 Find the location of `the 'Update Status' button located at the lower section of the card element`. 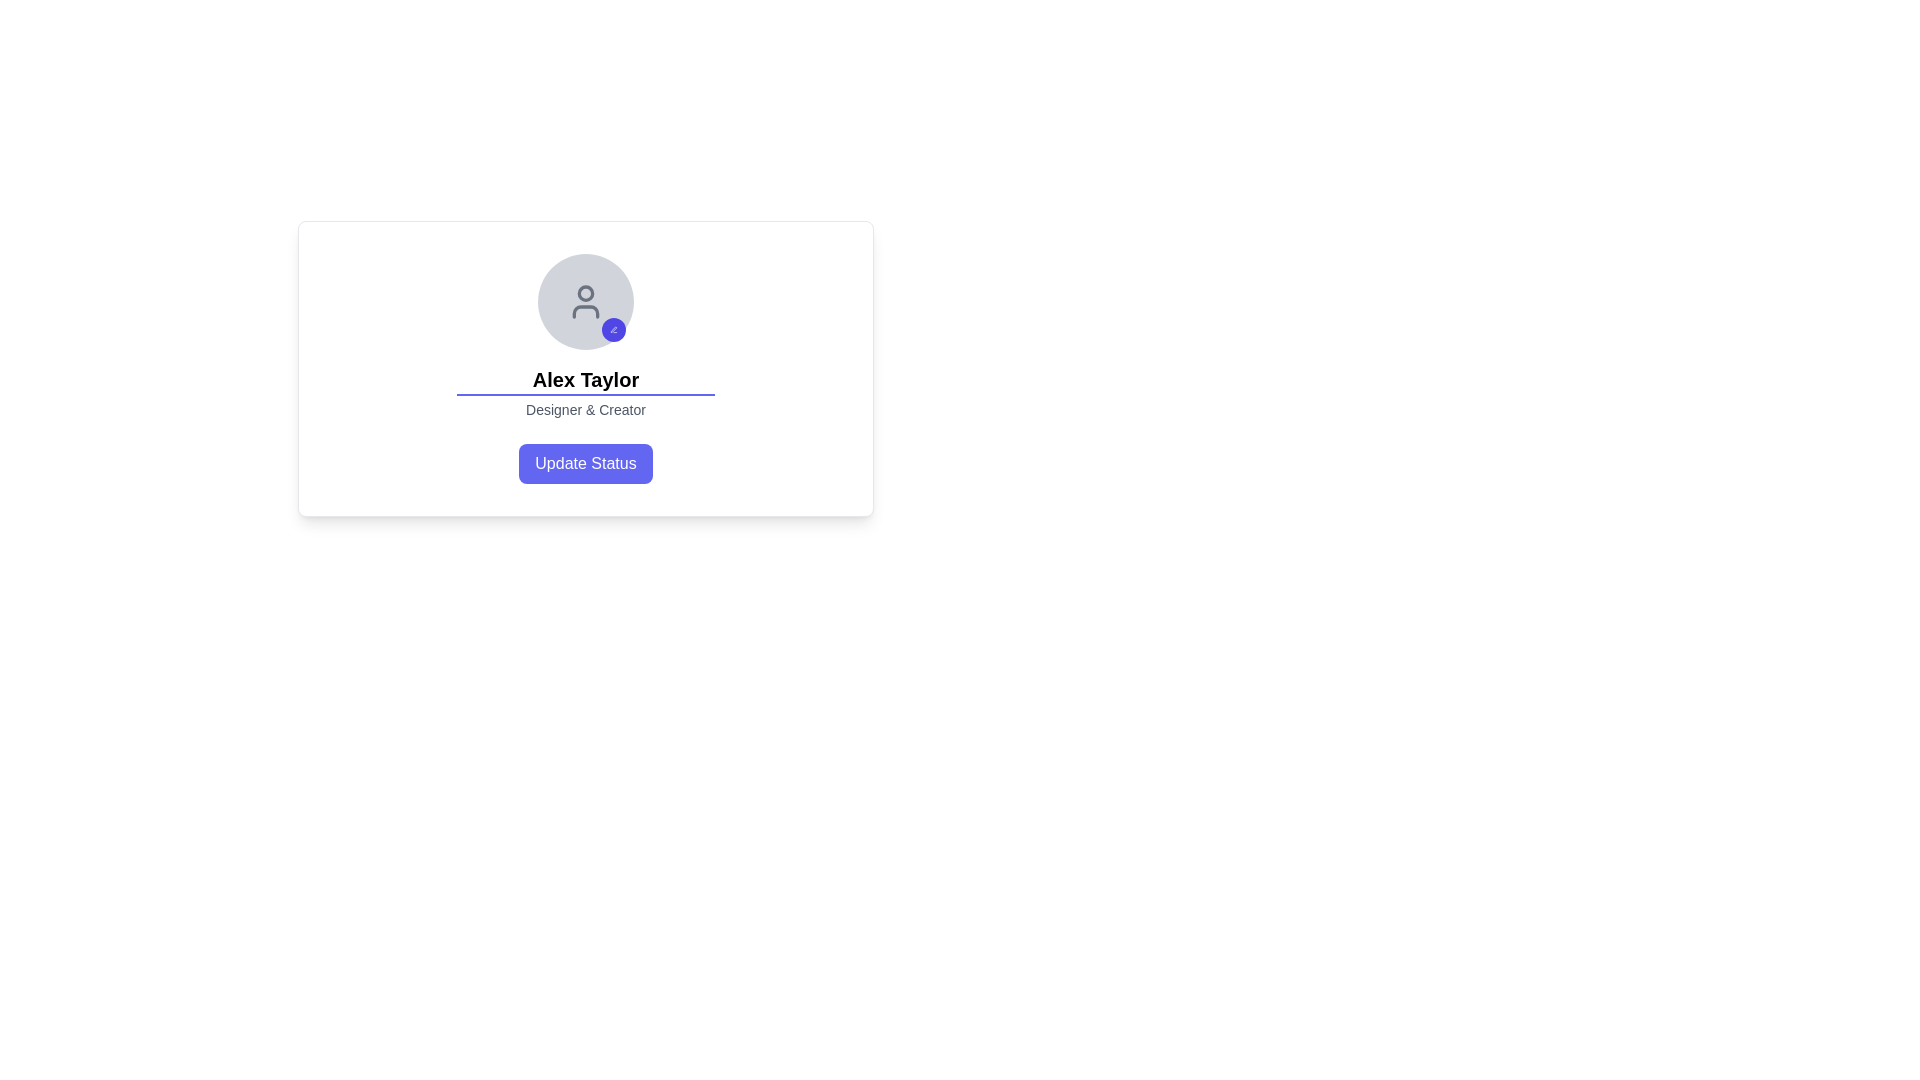

the 'Update Status' button located at the lower section of the card element is located at coordinates (584, 463).